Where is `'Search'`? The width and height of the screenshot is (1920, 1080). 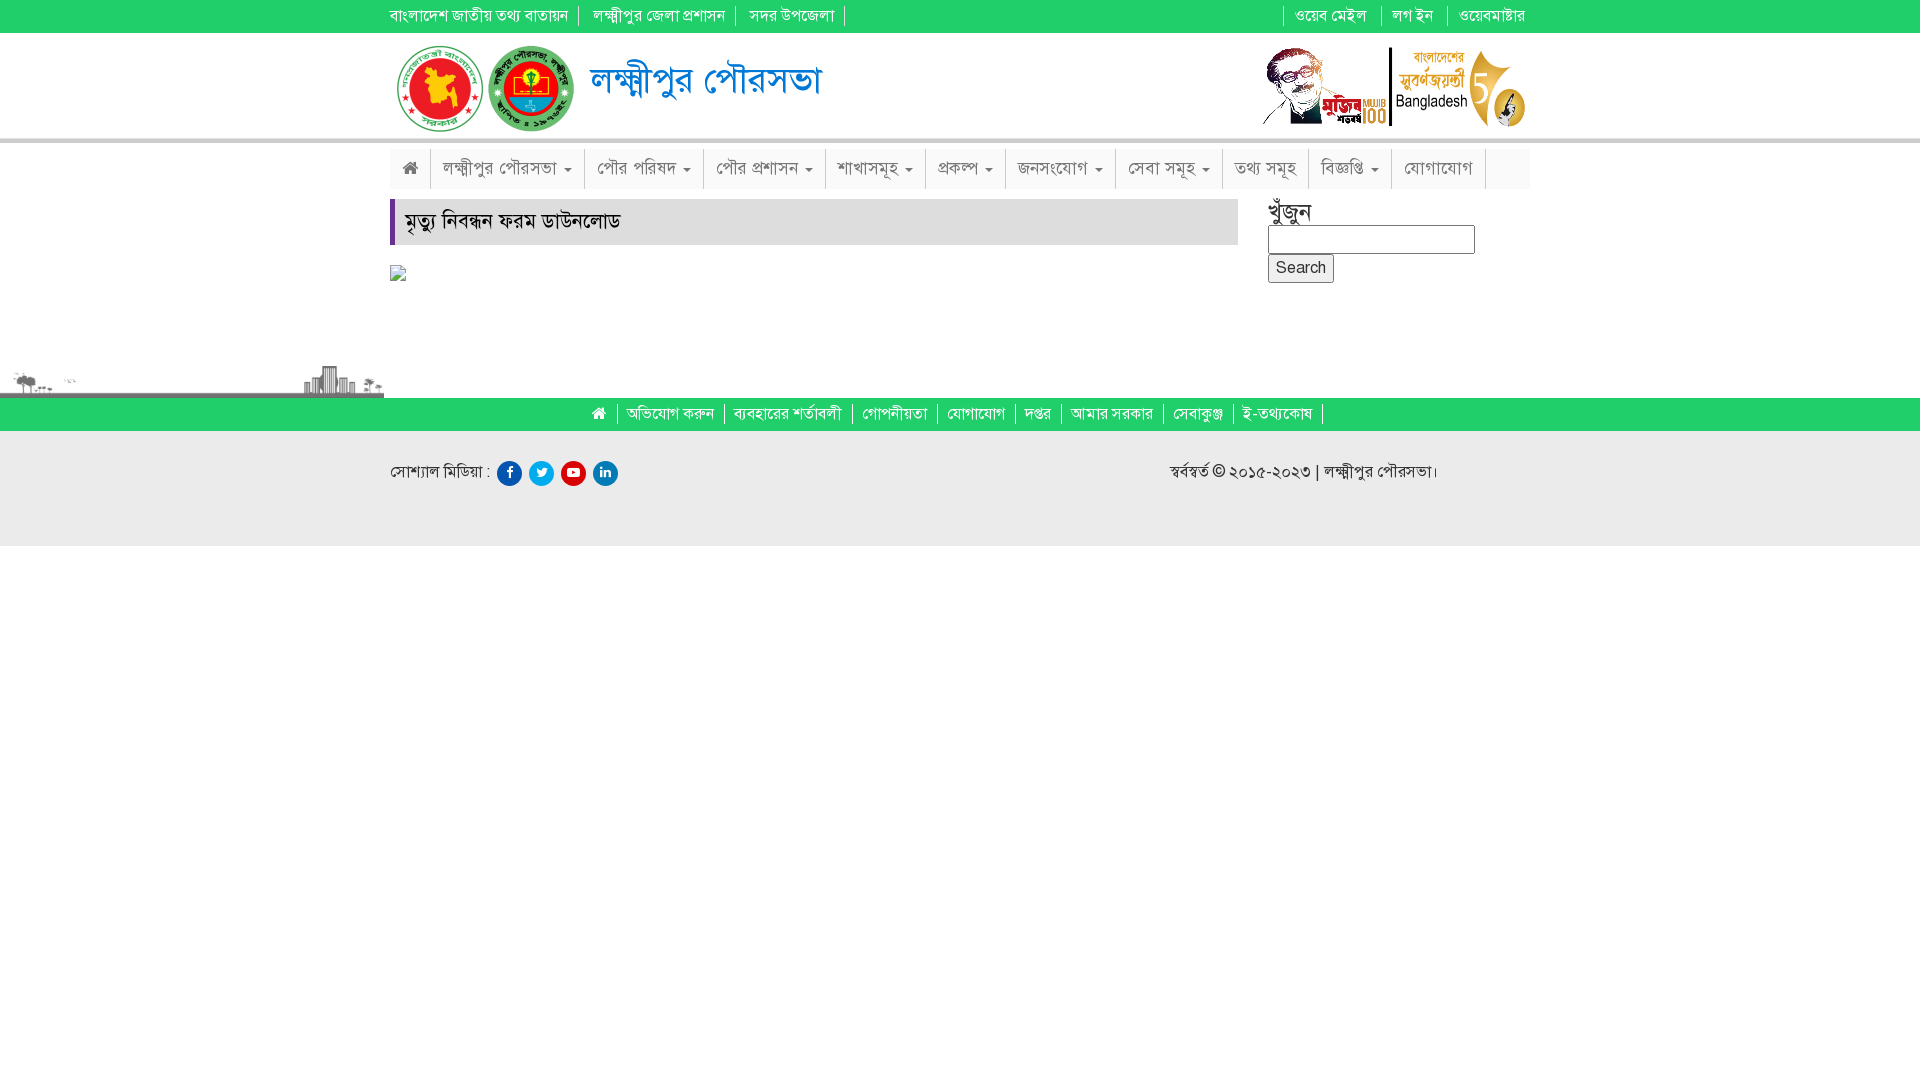
'Search' is located at coordinates (1300, 267).